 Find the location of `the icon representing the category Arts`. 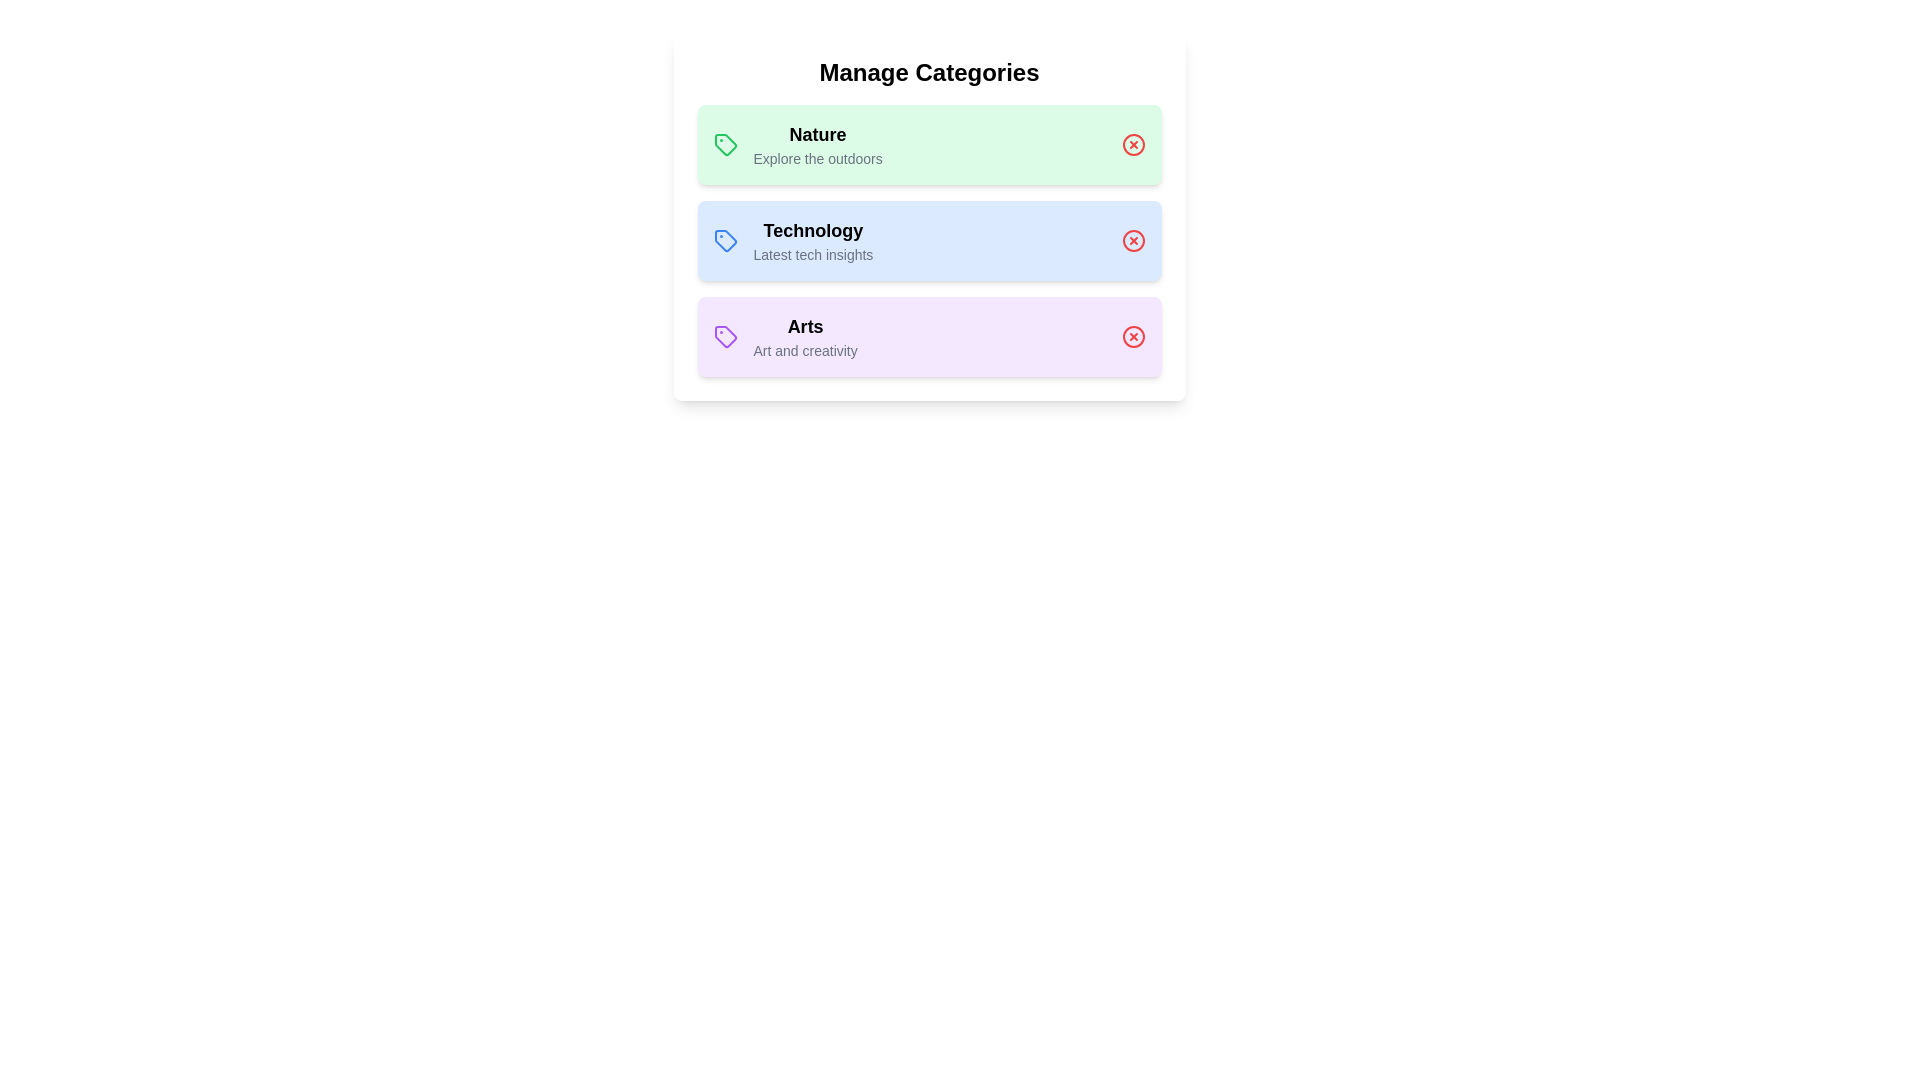

the icon representing the category Arts is located at coordinates (724, 335).